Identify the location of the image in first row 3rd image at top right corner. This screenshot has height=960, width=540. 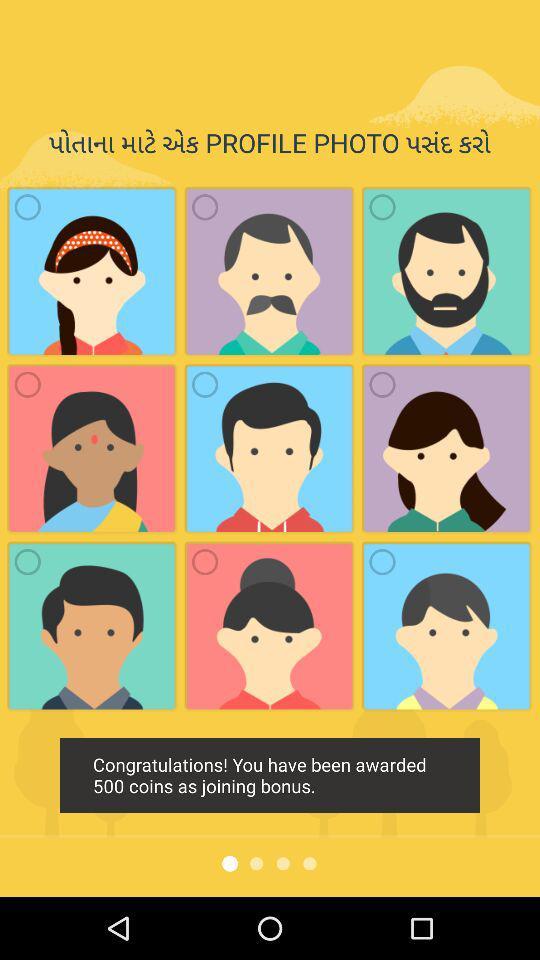
(447, 270).